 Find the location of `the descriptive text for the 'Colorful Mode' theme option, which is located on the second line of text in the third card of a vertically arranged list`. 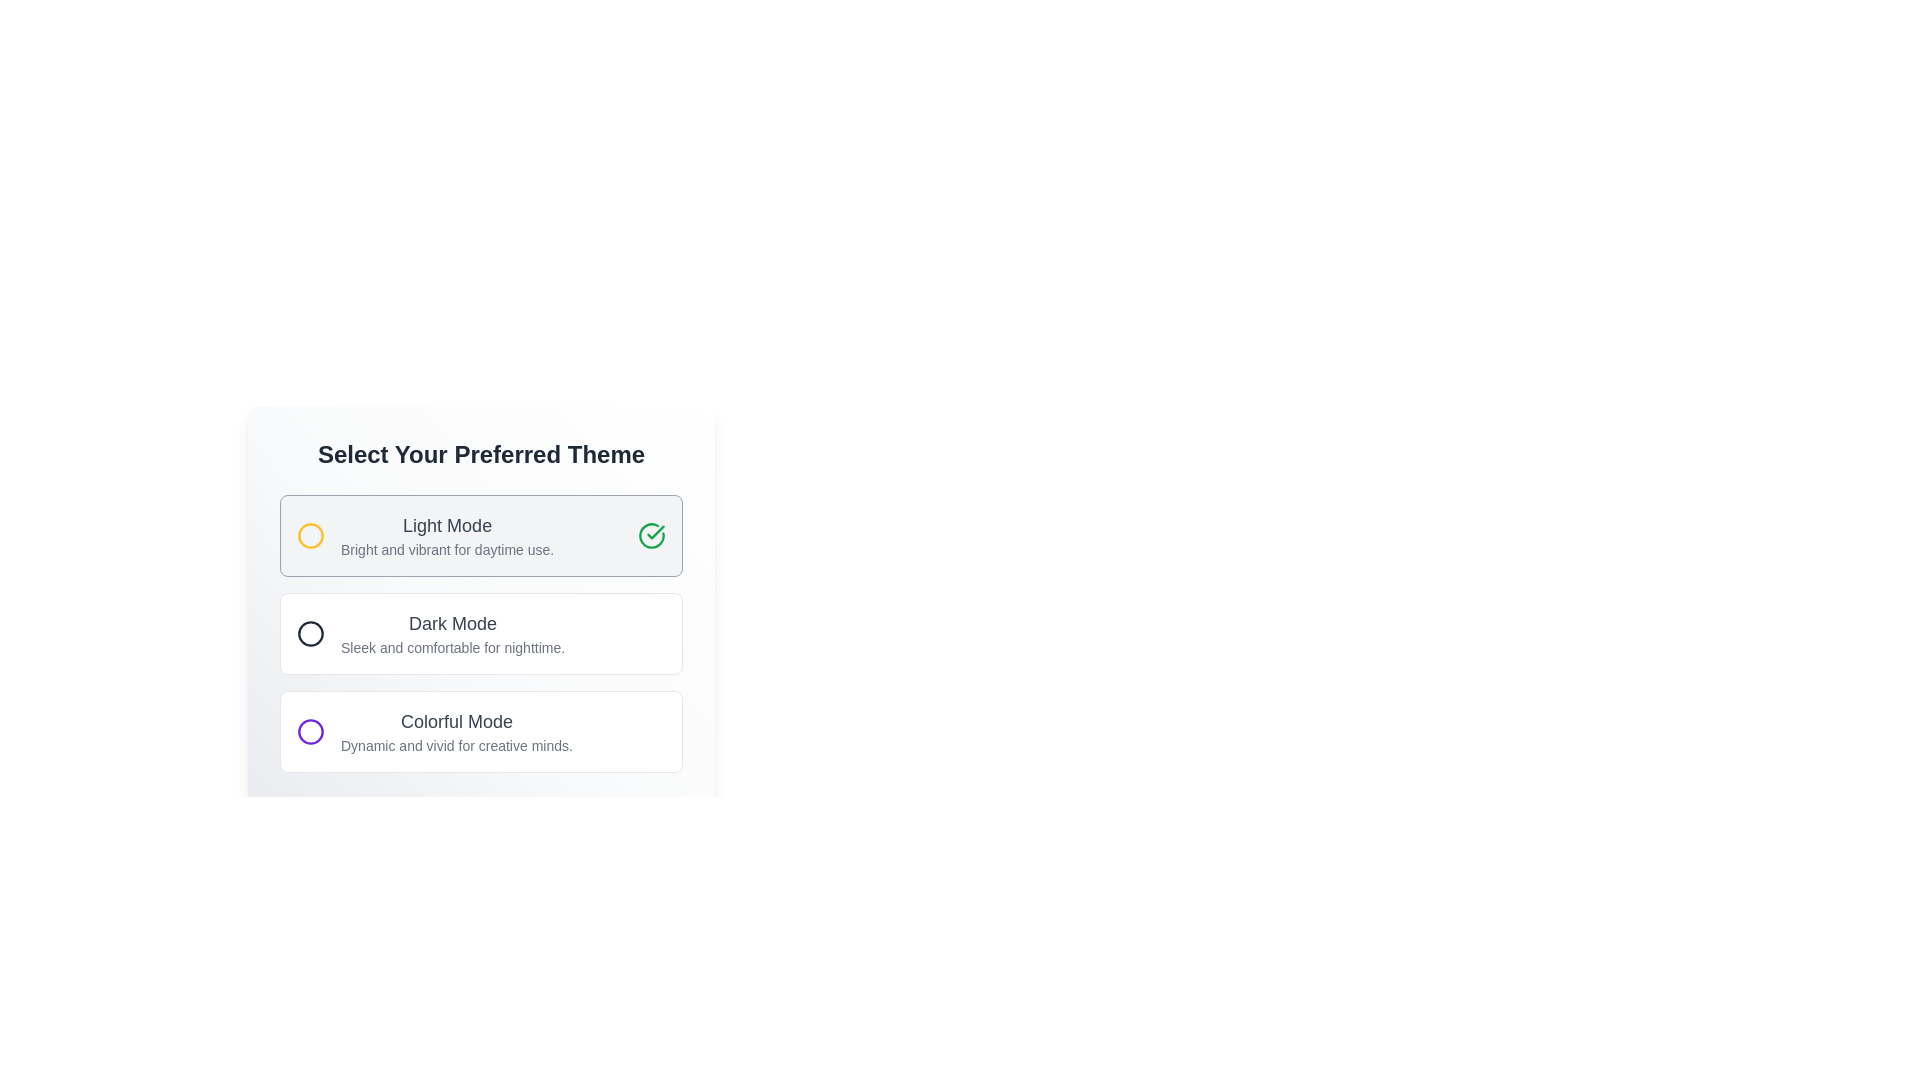

the descriptive text for the 'Colorful Mode' theme option, which is located on the second line of text in the third card of a vertically arranged list is located at coordinates (455, 745).